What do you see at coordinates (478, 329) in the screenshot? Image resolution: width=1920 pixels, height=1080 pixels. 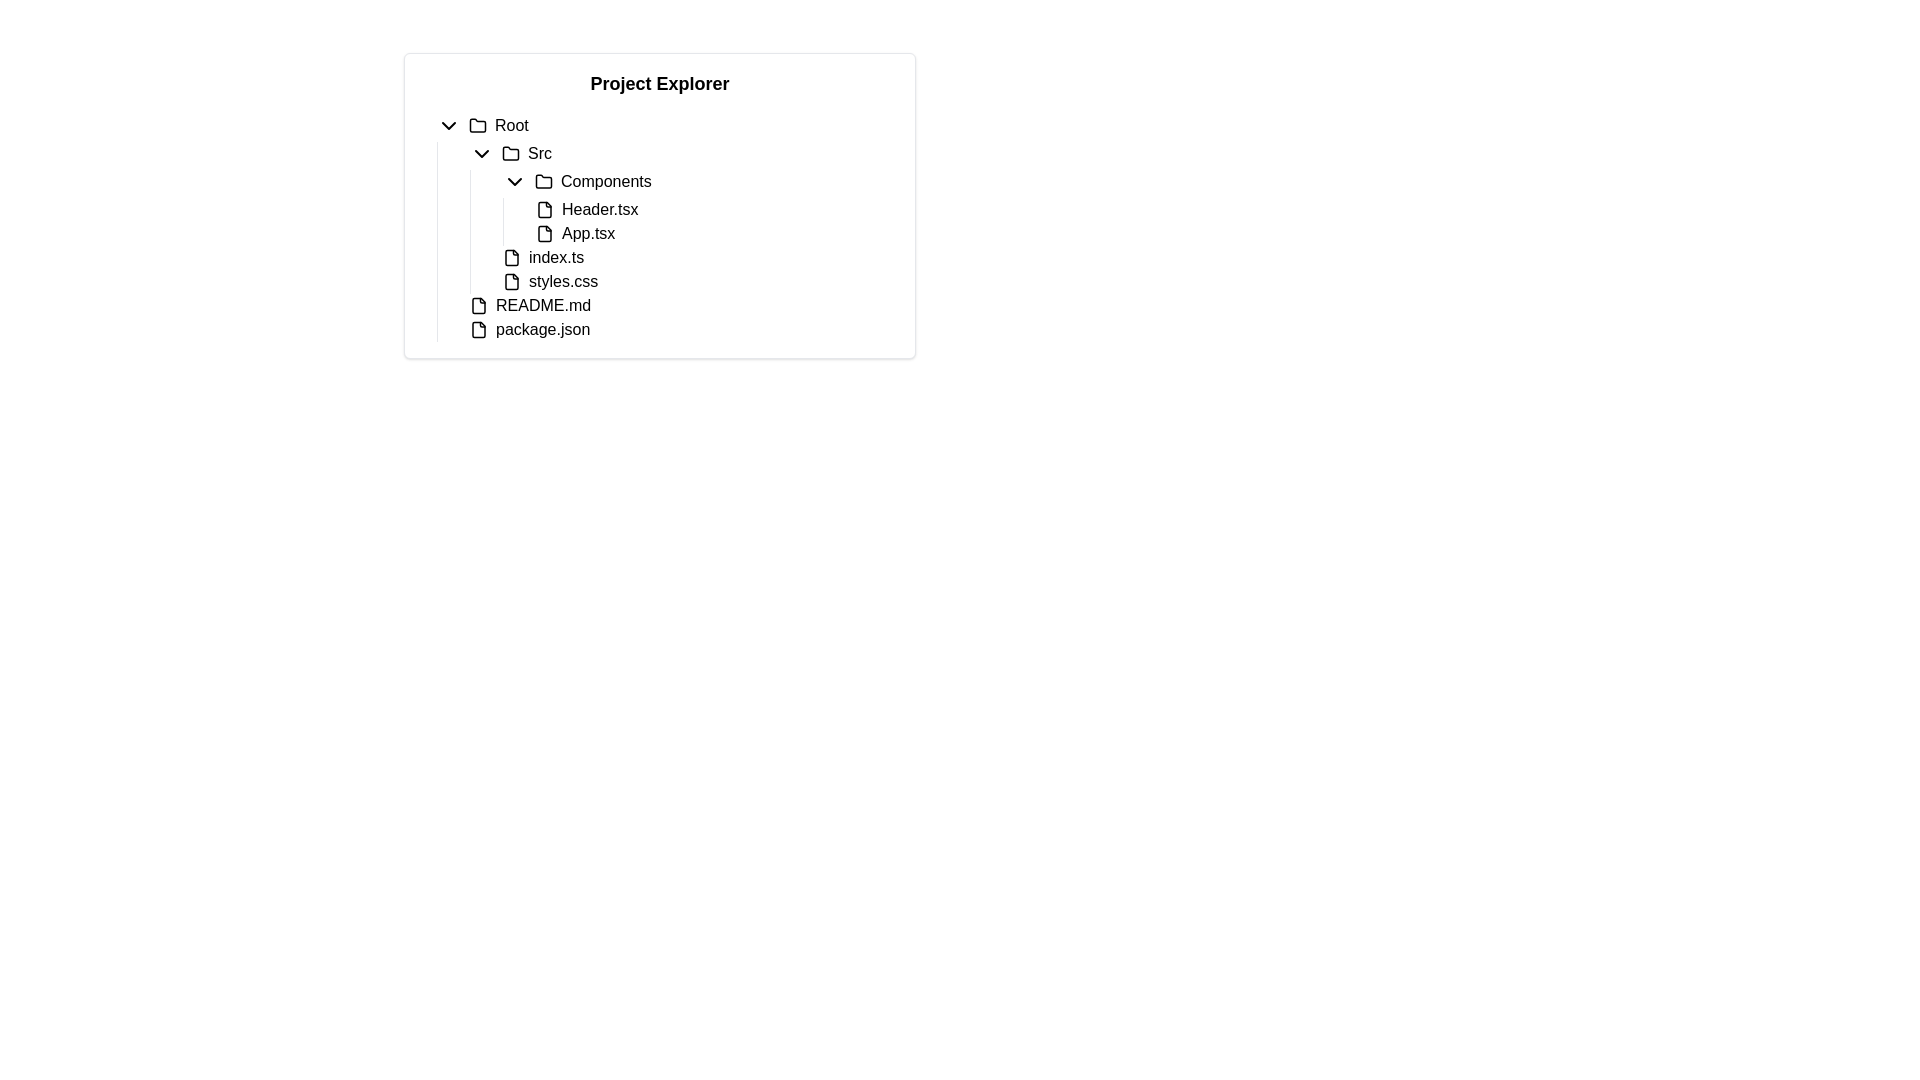 I see `the graphical file icon representing the 'package.json' file in the Project Explorer panel` at bounding box center [478, 329].